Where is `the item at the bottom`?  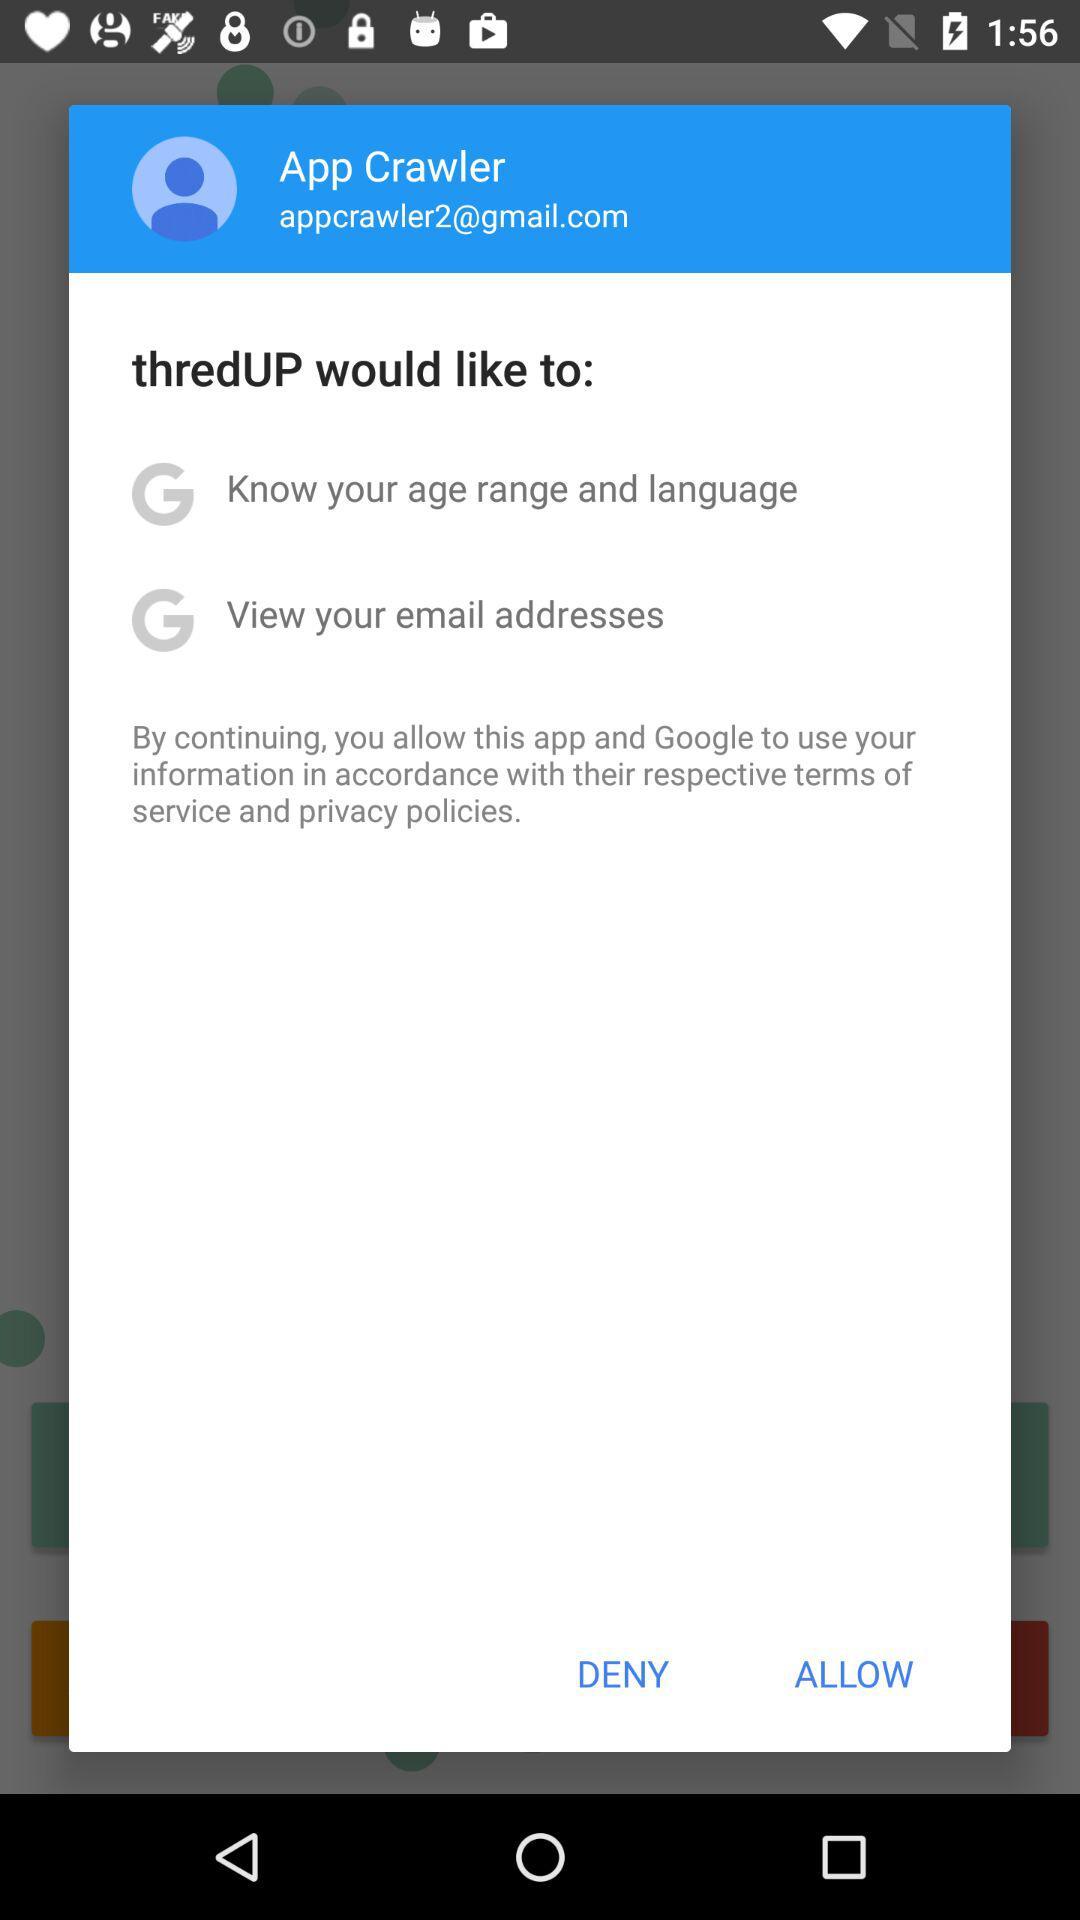
the item at the bottom is located at coordinates (621, 1673).